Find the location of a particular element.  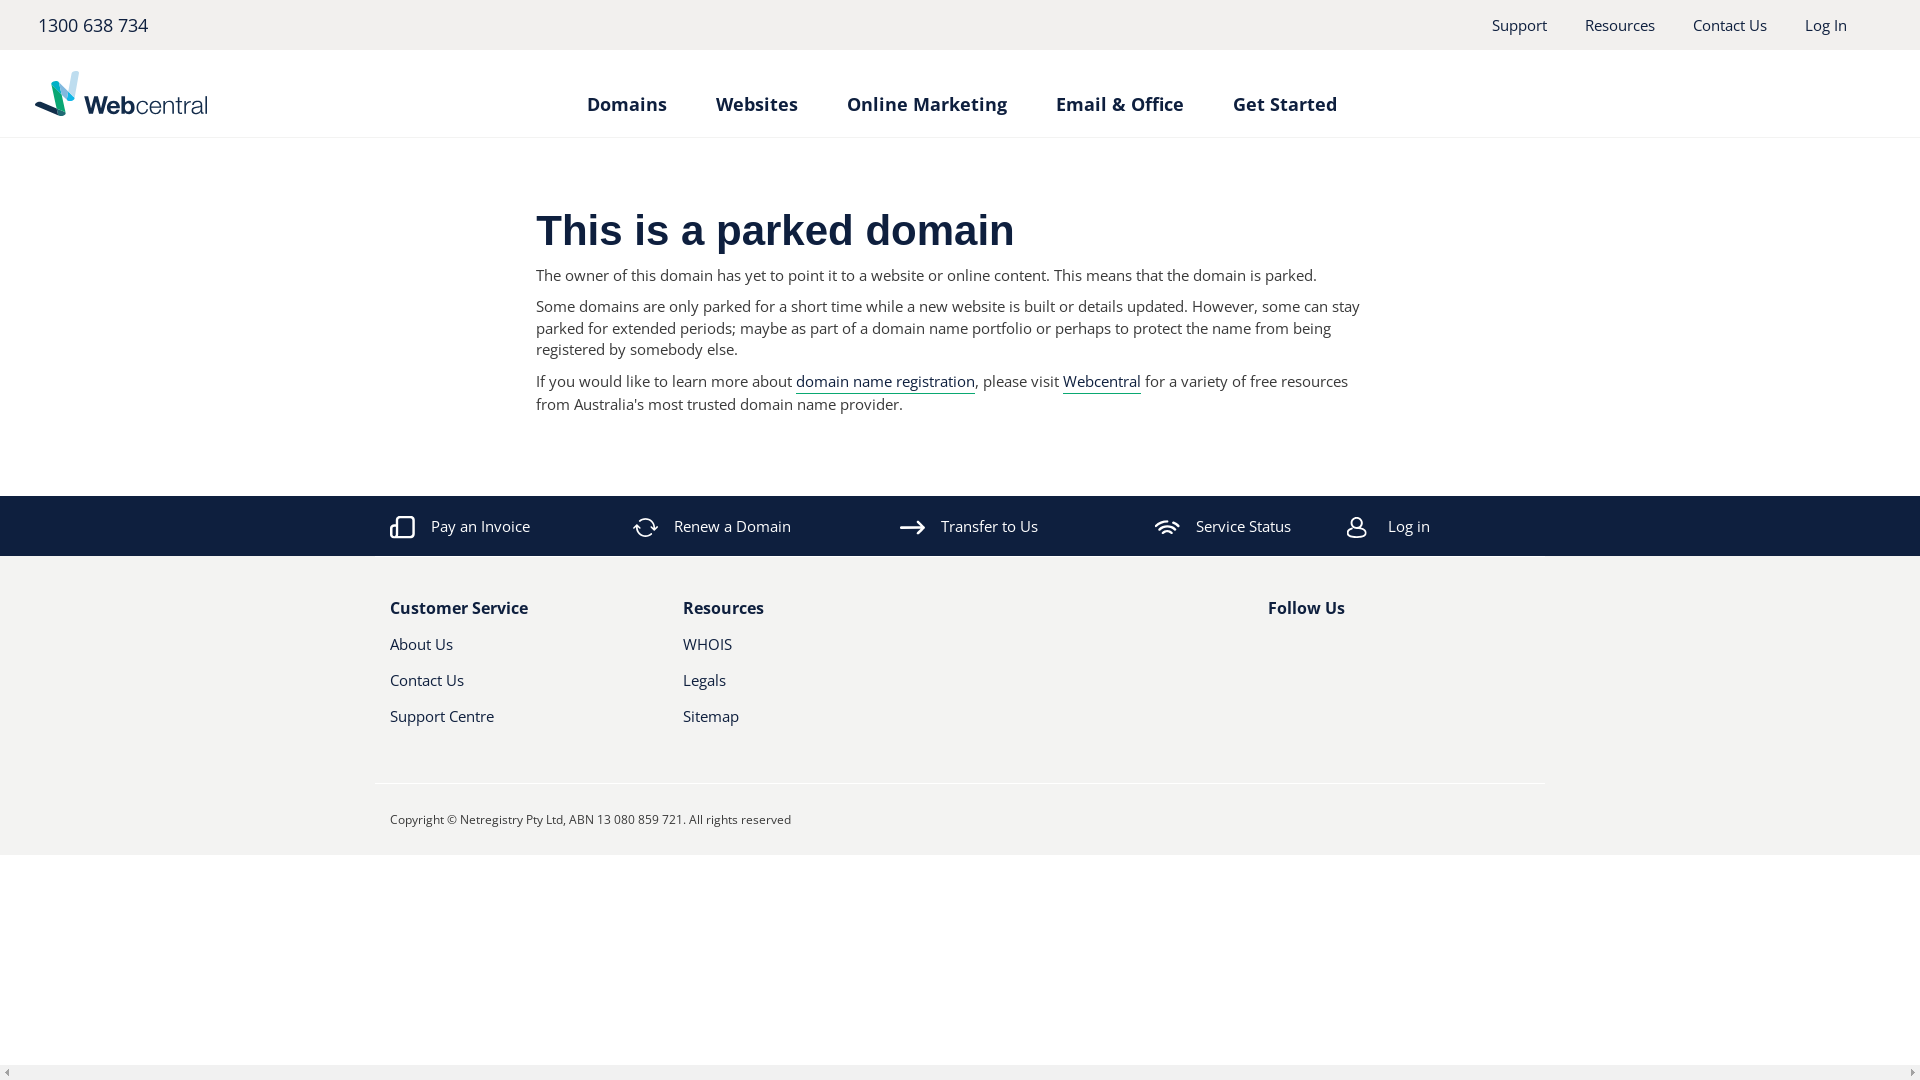

'Facebook' is located at coordinates (1280, 652).